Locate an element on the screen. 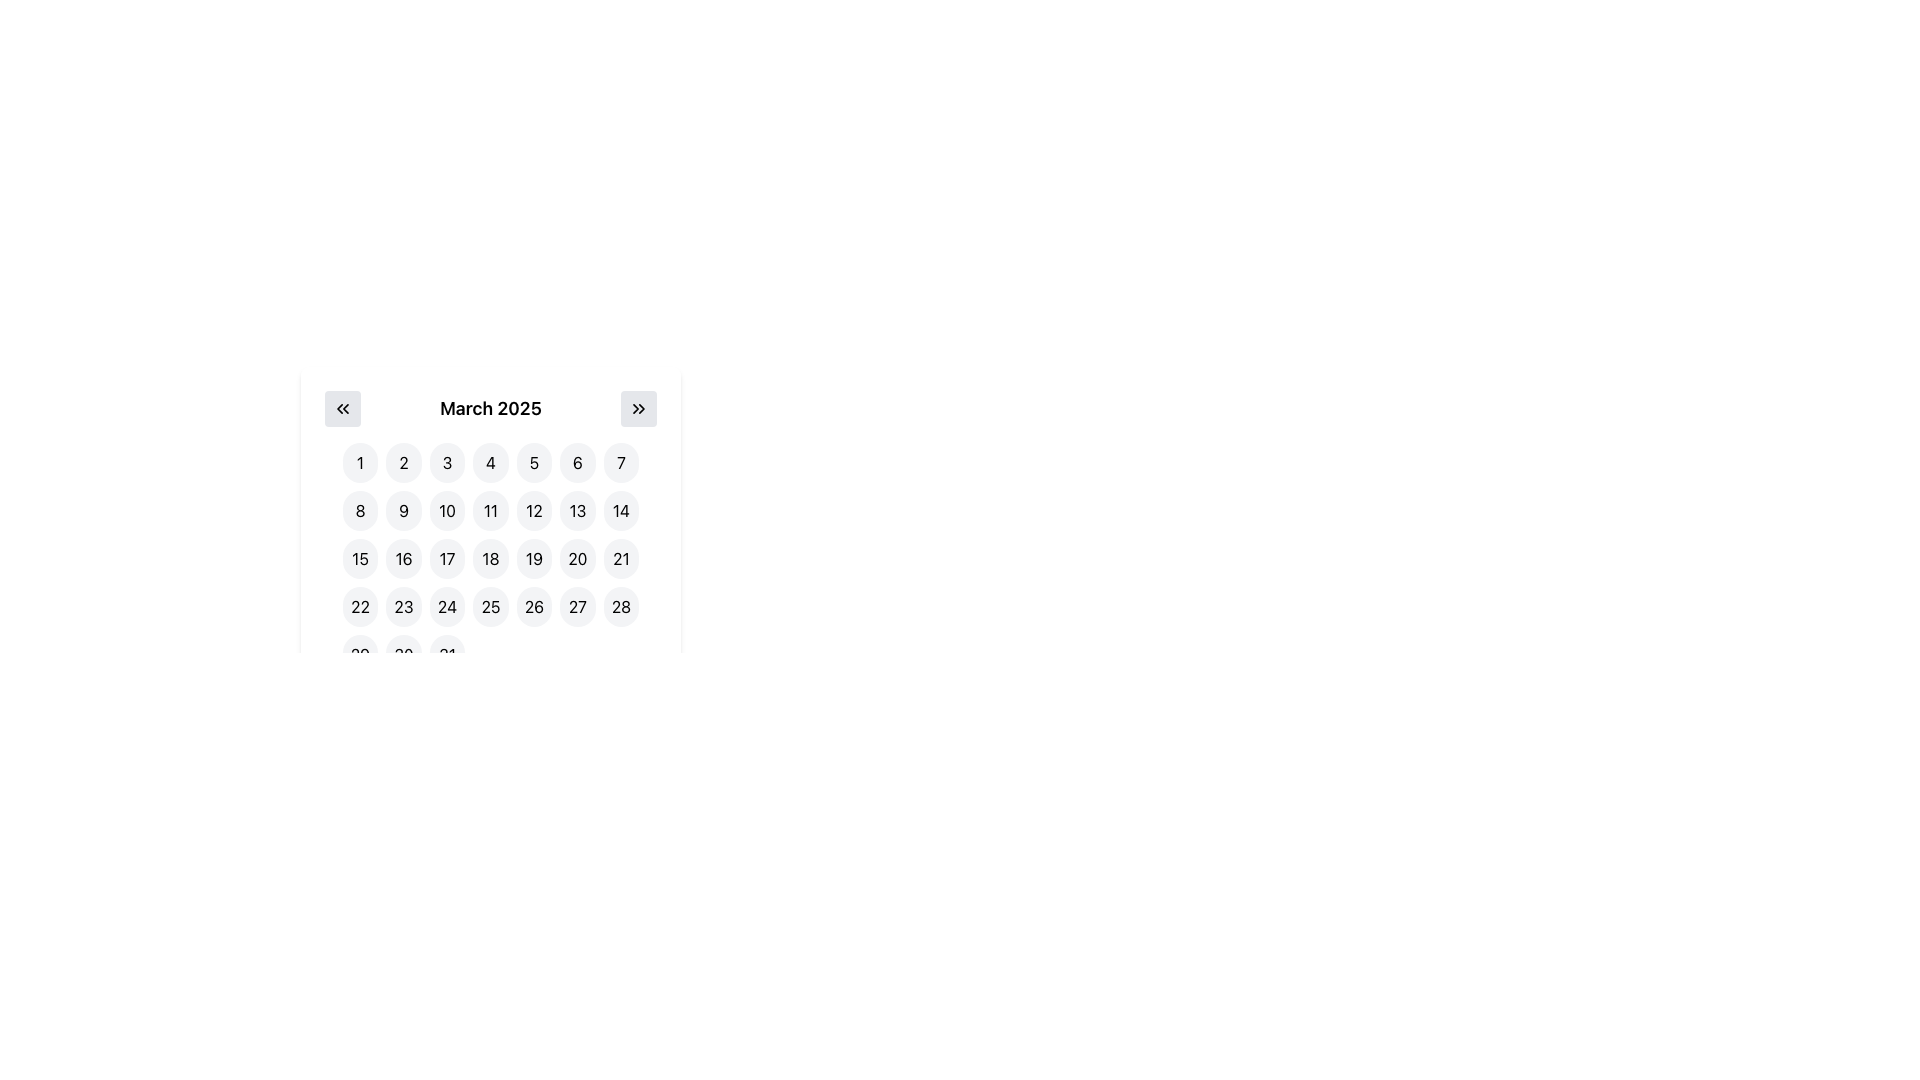 The width and height of the screenshot is (1920, 1080). the button representing the selectable date in the calendar interface located in the fifth column of the fourth row is located at coordinates (490, 605).